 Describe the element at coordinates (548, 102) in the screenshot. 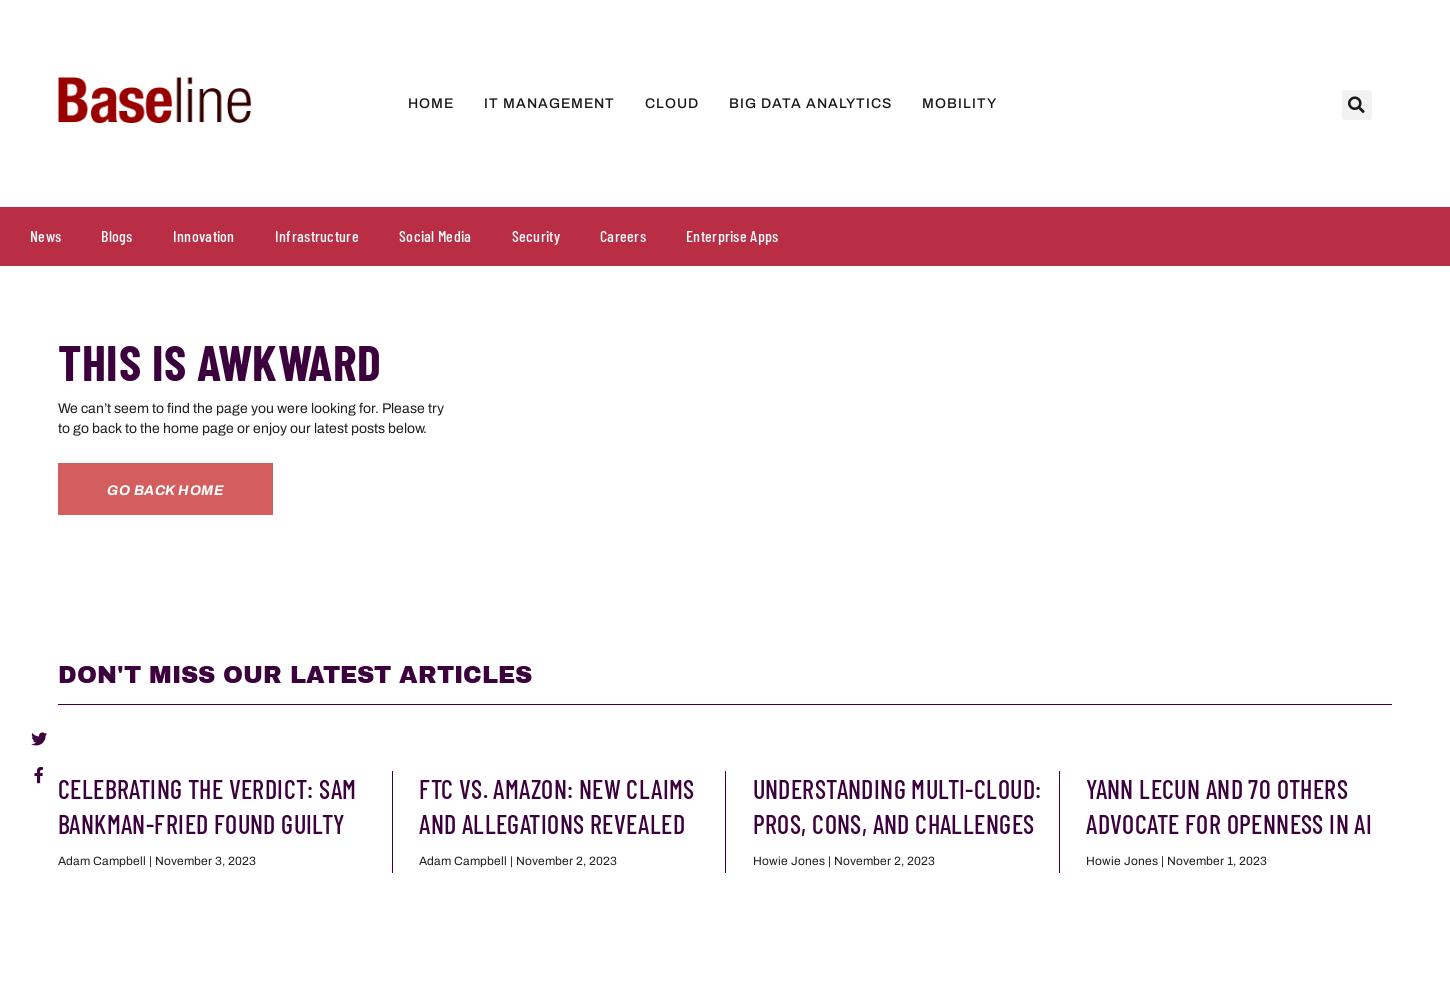

I see `'IT Management'` at that location.